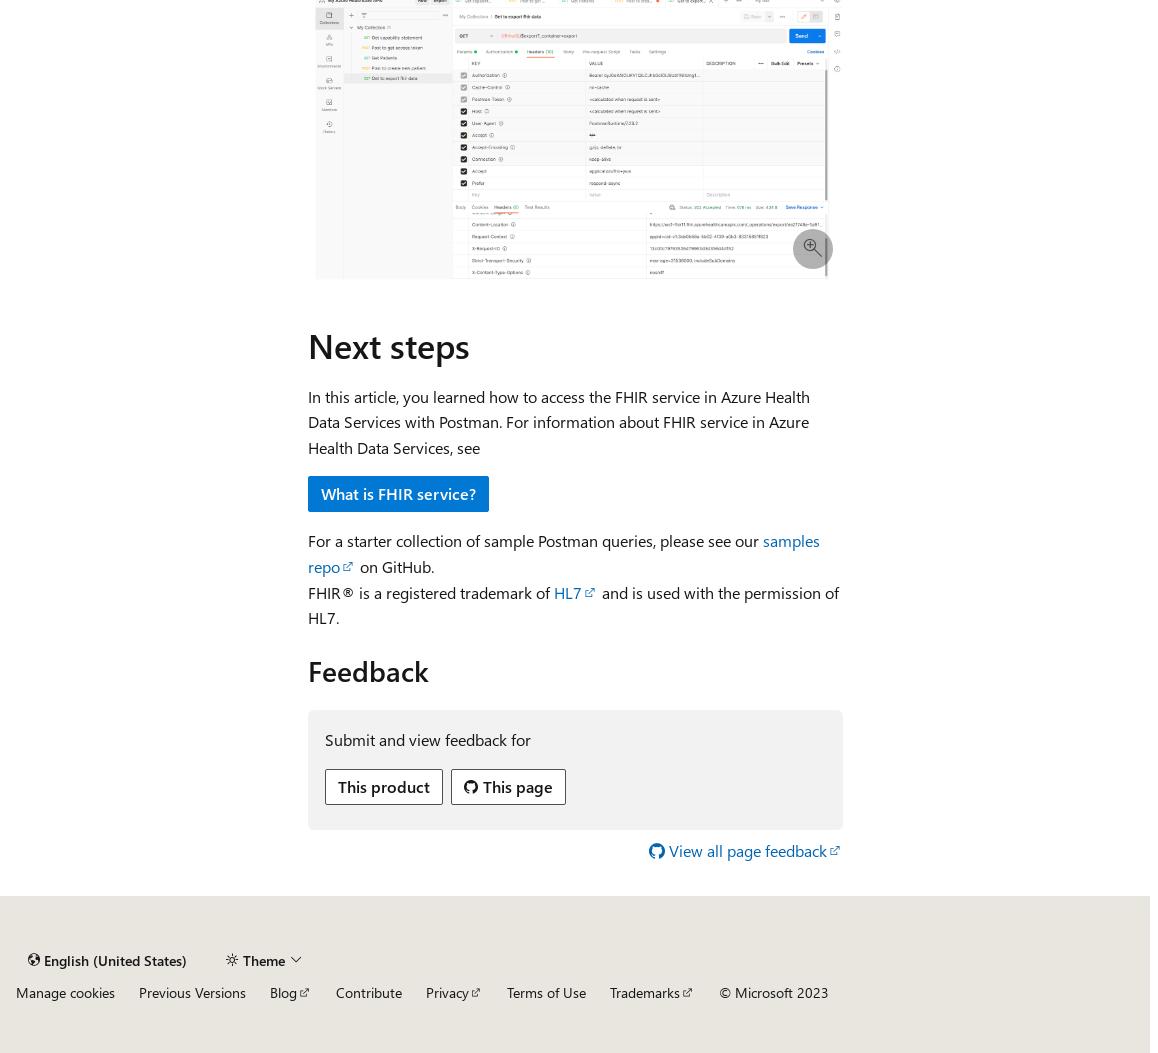 This screenshot has height=1053, width=1158. Describe the element at coordinates (65, 992) in the screenshot. I see `'Manage cookies'` at that location.